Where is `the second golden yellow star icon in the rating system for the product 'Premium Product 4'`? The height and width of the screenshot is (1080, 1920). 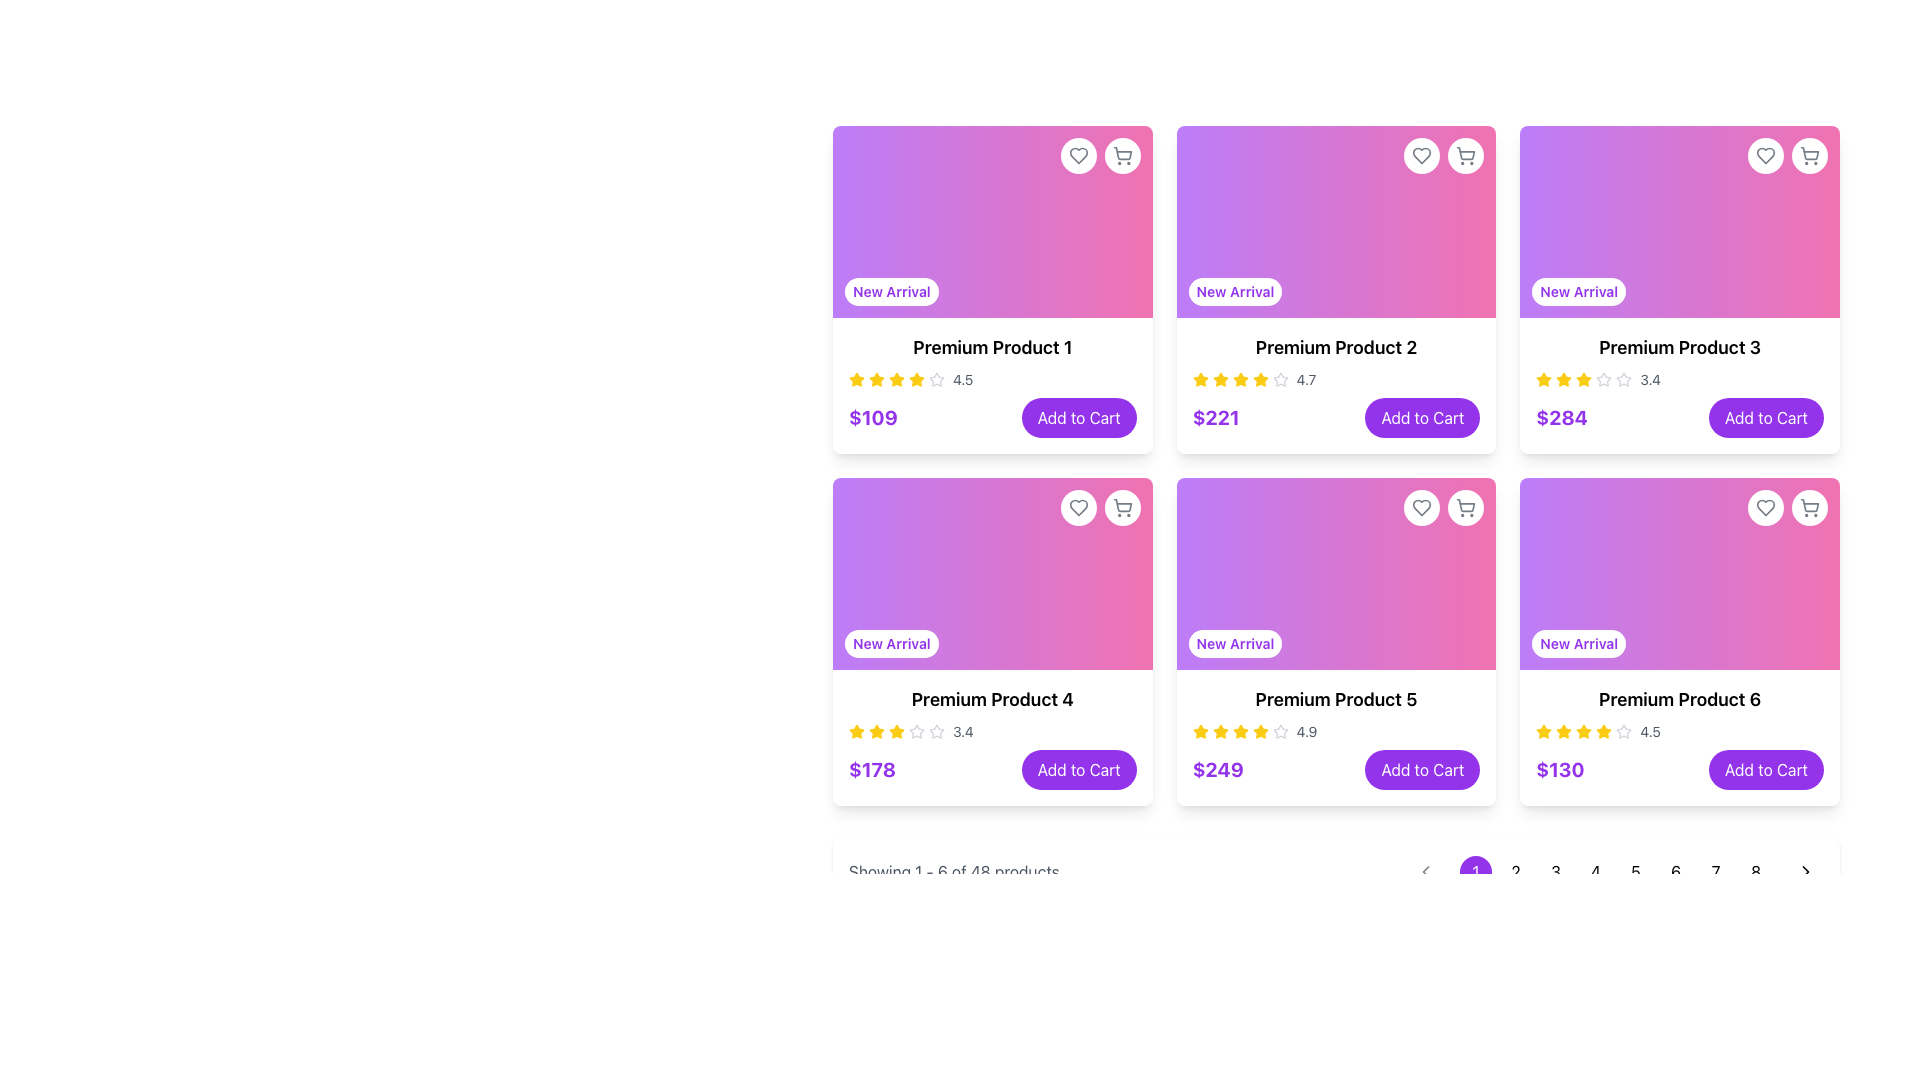 the second golden yellow star icon in the rating system for the product 'Premium Product 4' is located at coordinates (896, 731).